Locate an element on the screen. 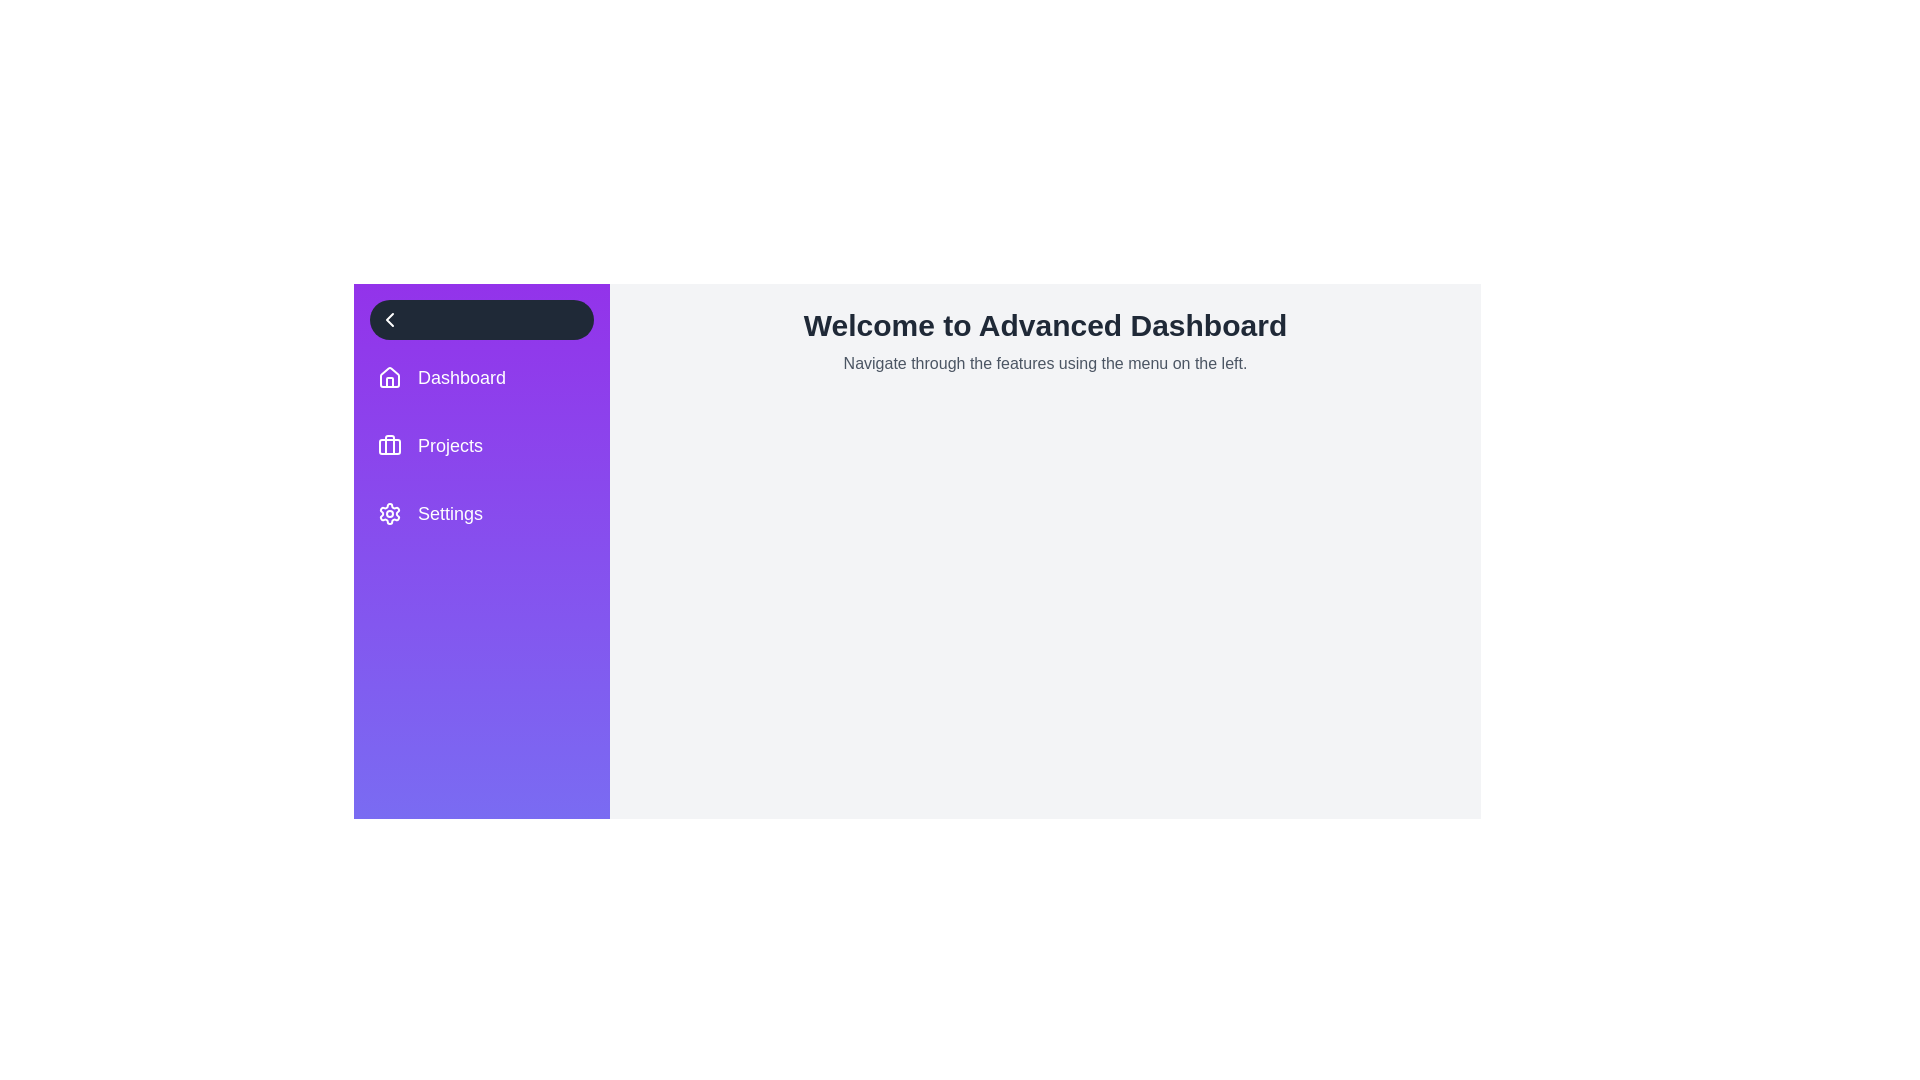  the menu item Projects from the list is located at coordinates (481, 445).